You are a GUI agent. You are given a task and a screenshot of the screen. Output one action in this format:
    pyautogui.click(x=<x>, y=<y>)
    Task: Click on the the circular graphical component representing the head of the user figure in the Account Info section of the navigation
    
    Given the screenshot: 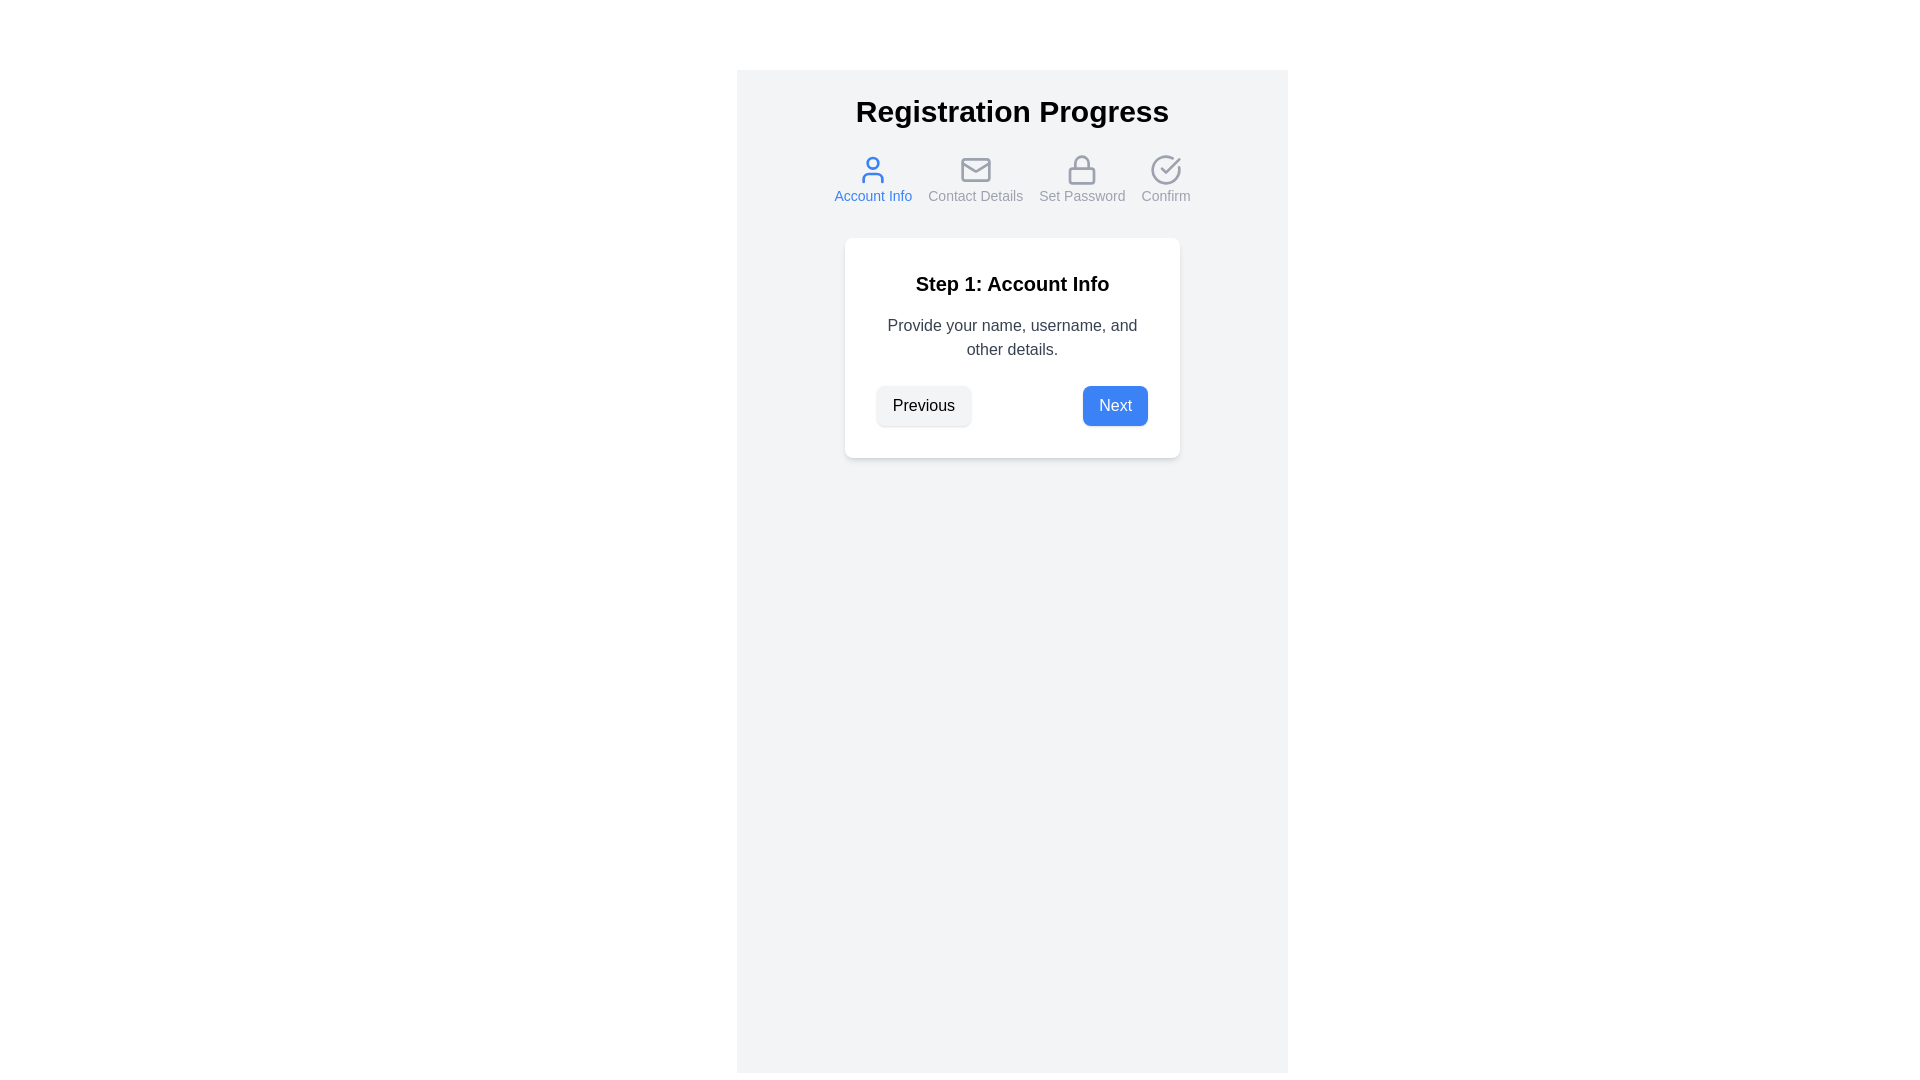 What is the action you would take?
    pyautogui.click(x=873, y=162)
    